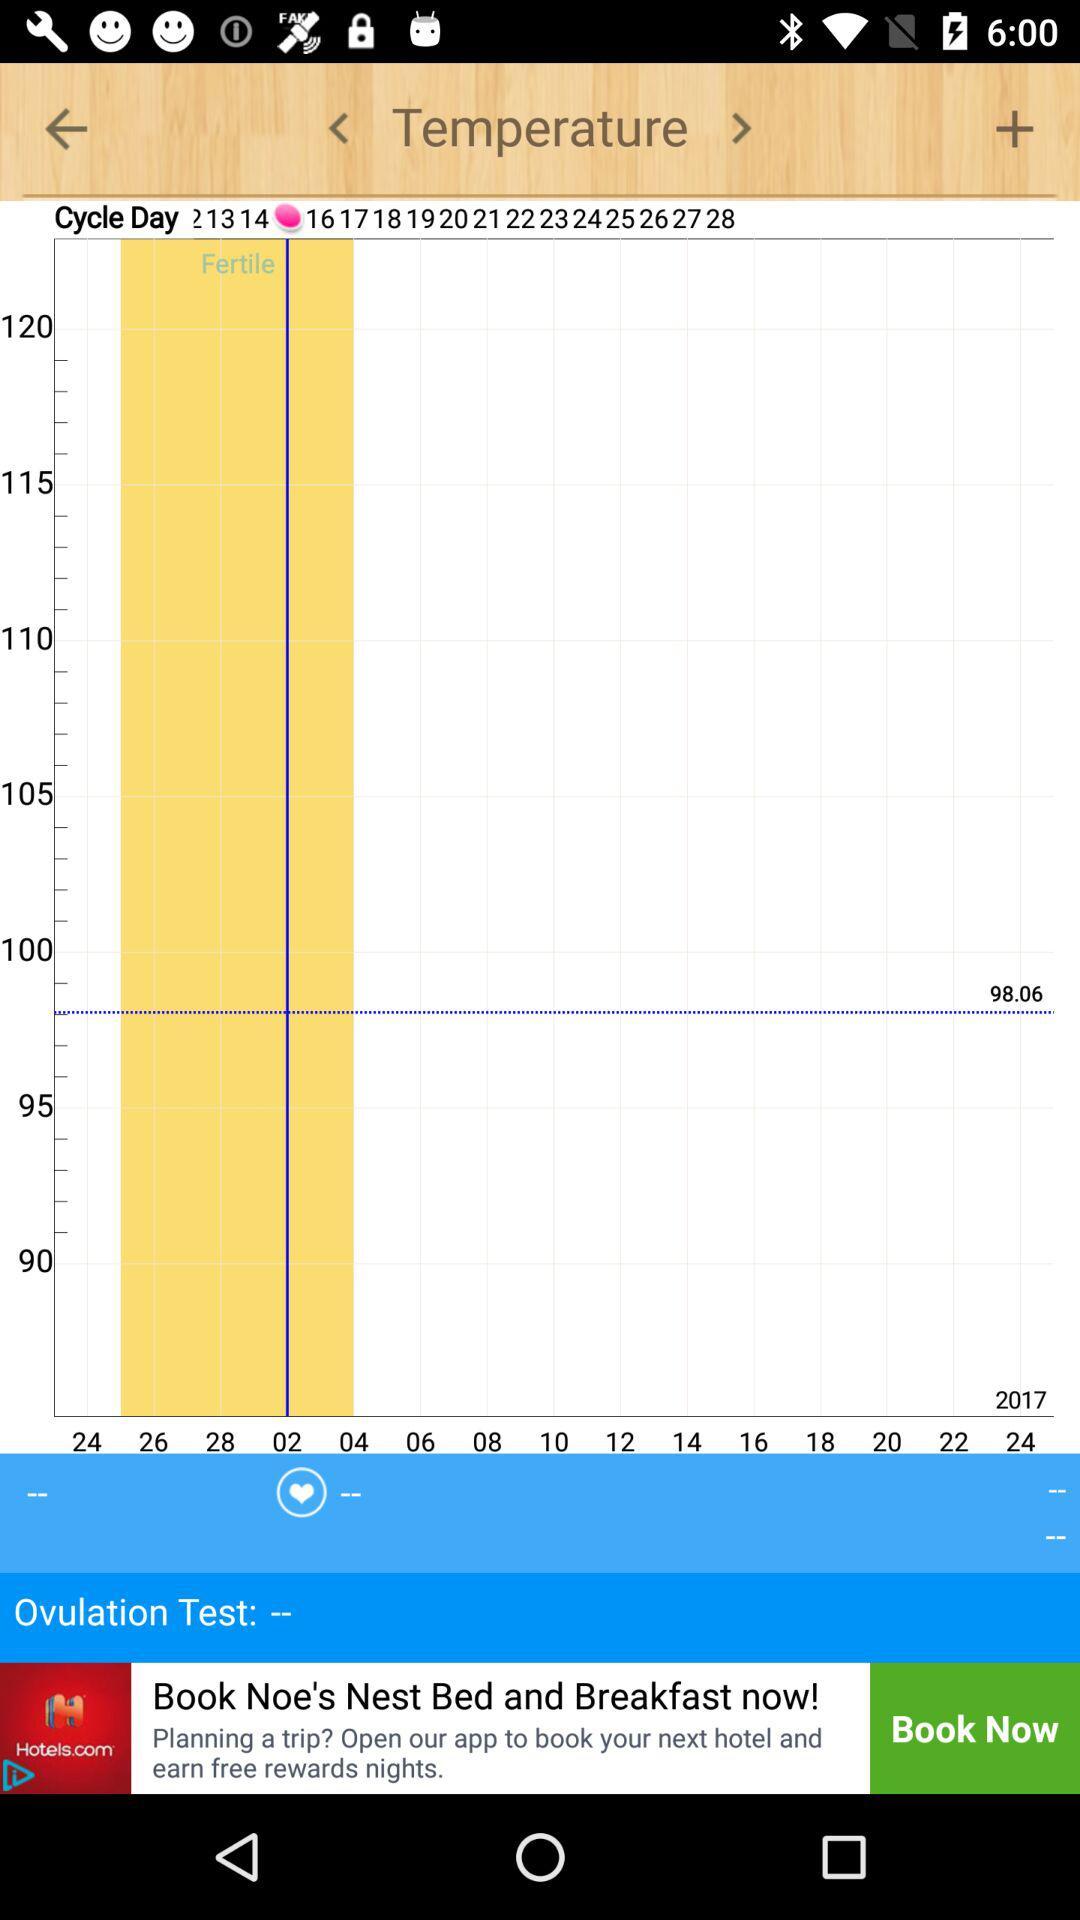 The image size is (1080, 1920). What do you see at coordinates (496, 1751) in the screenshot?
I see `icon to the left of book now` at bounding box center [496, 1751].